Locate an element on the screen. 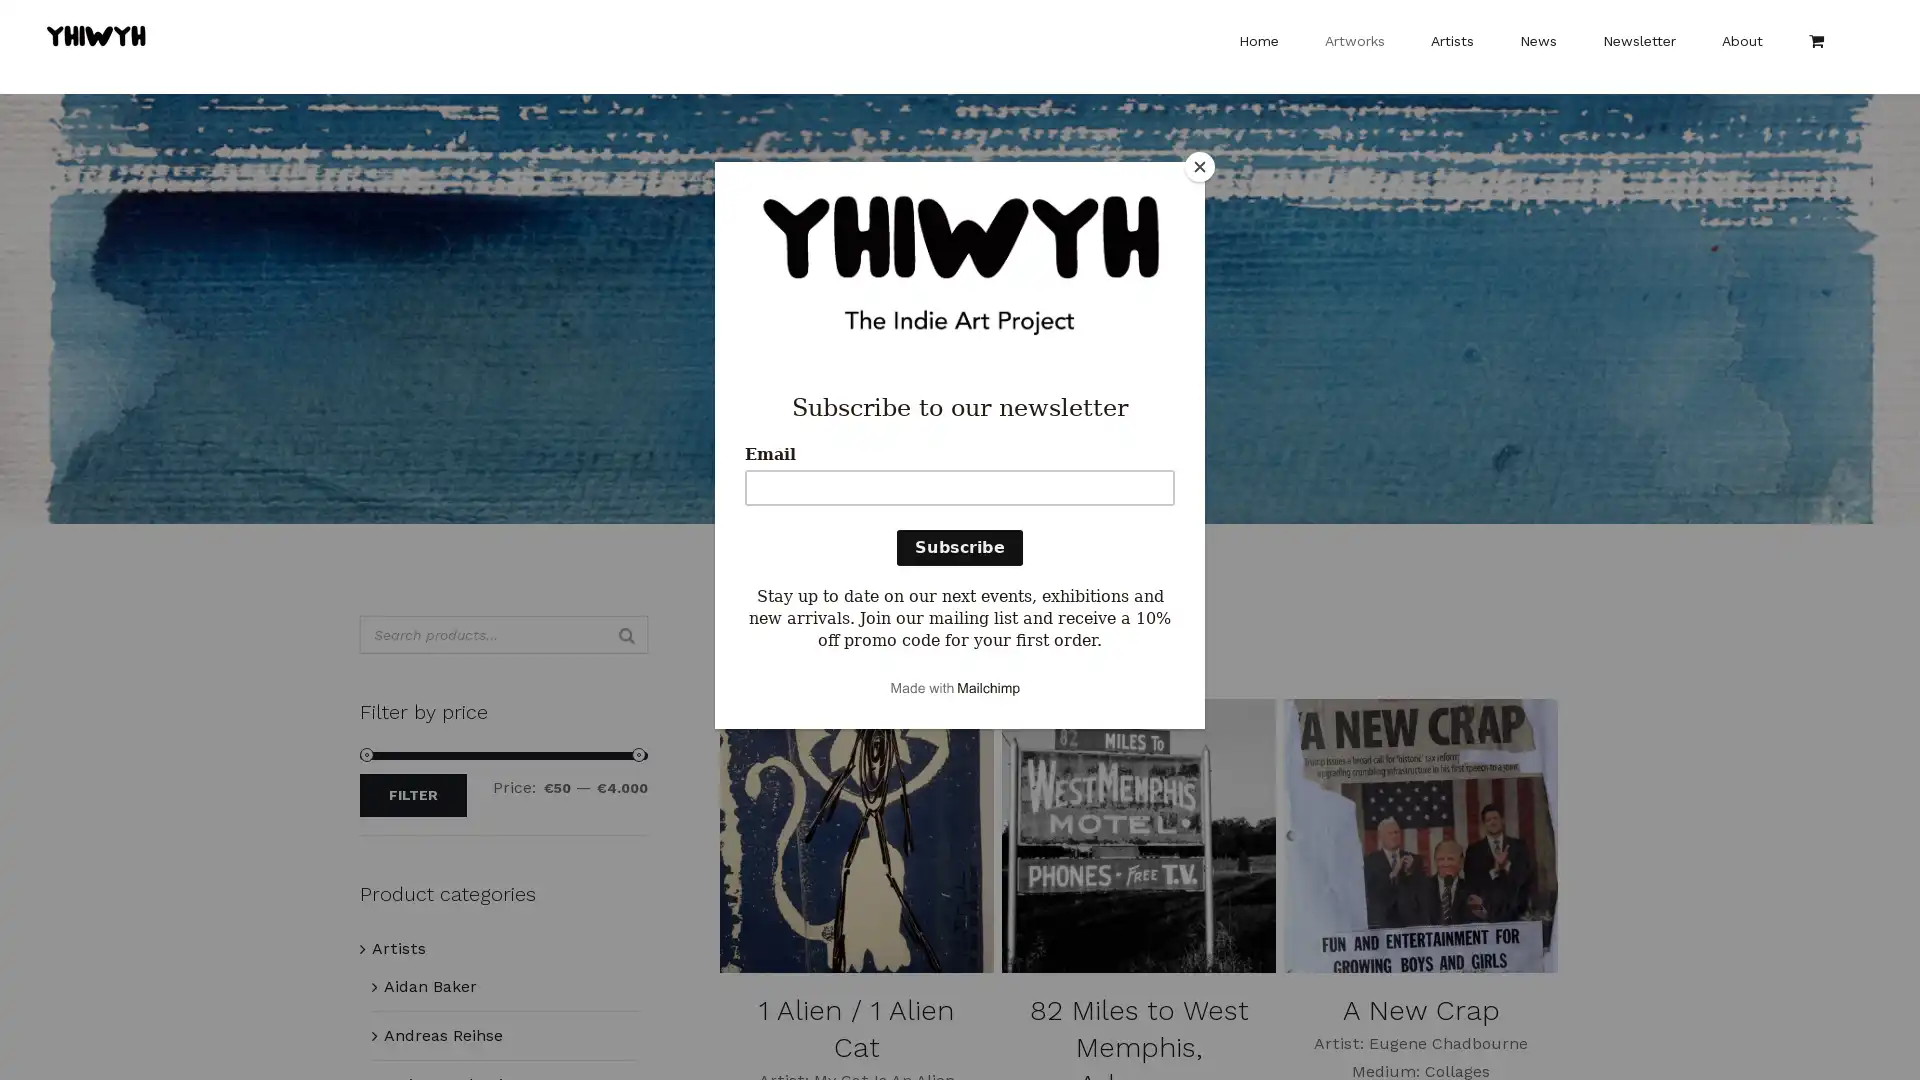 The width and height of the screenshot is (1920, 1080). Search is located at coordinates (626, 635).